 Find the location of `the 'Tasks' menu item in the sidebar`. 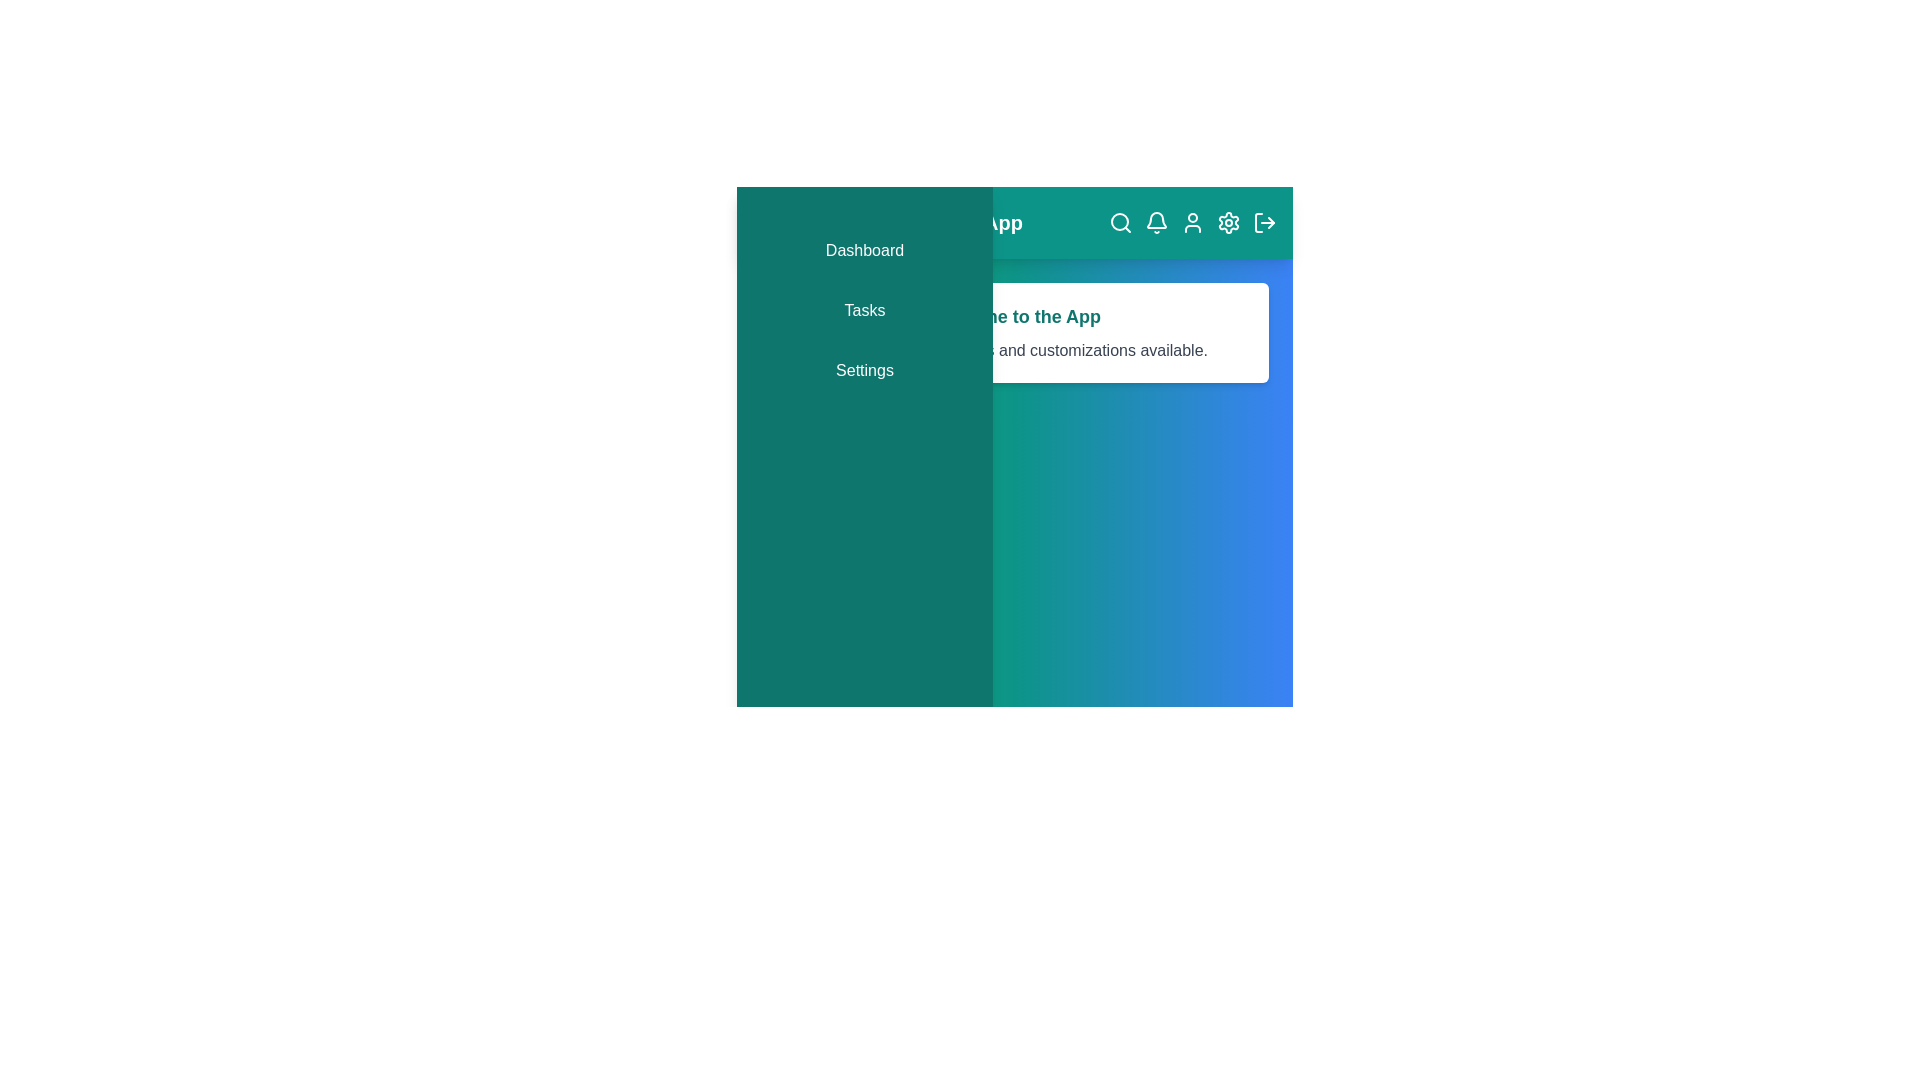

the 'Tasks' menu item in the sidebar is located at coordinates (864, 311).